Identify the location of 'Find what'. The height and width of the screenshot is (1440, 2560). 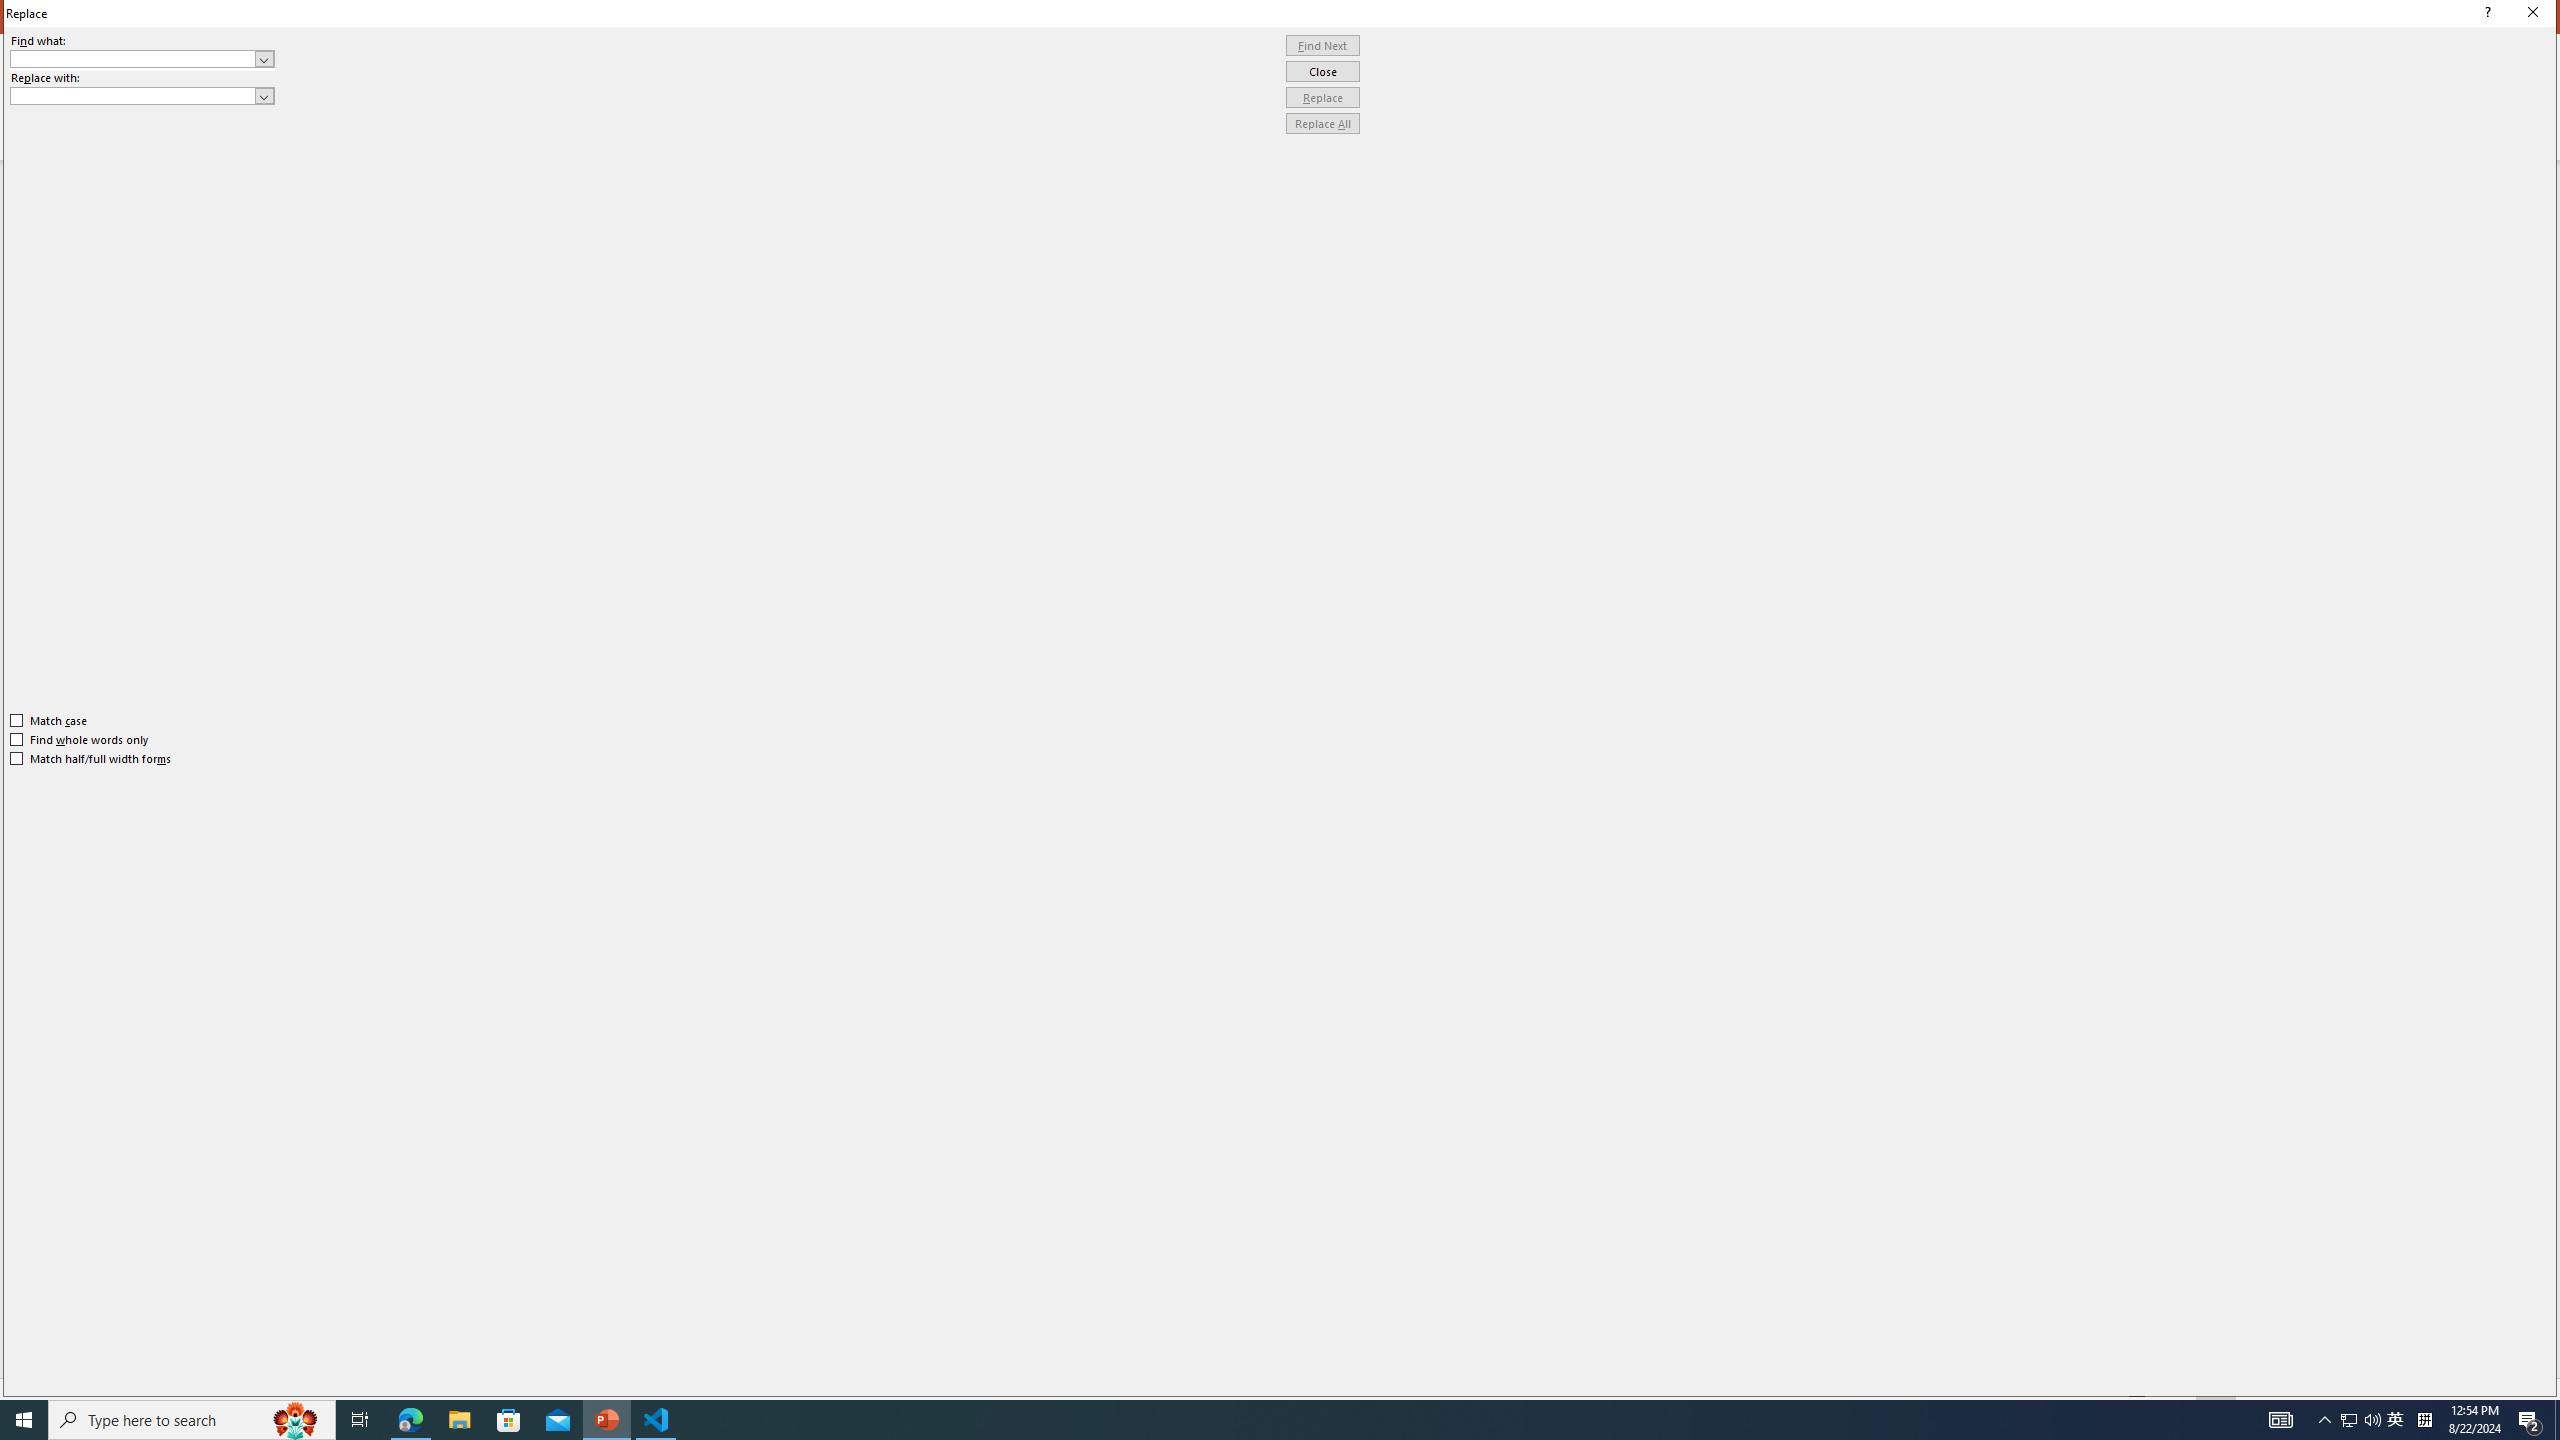
(142, 58).